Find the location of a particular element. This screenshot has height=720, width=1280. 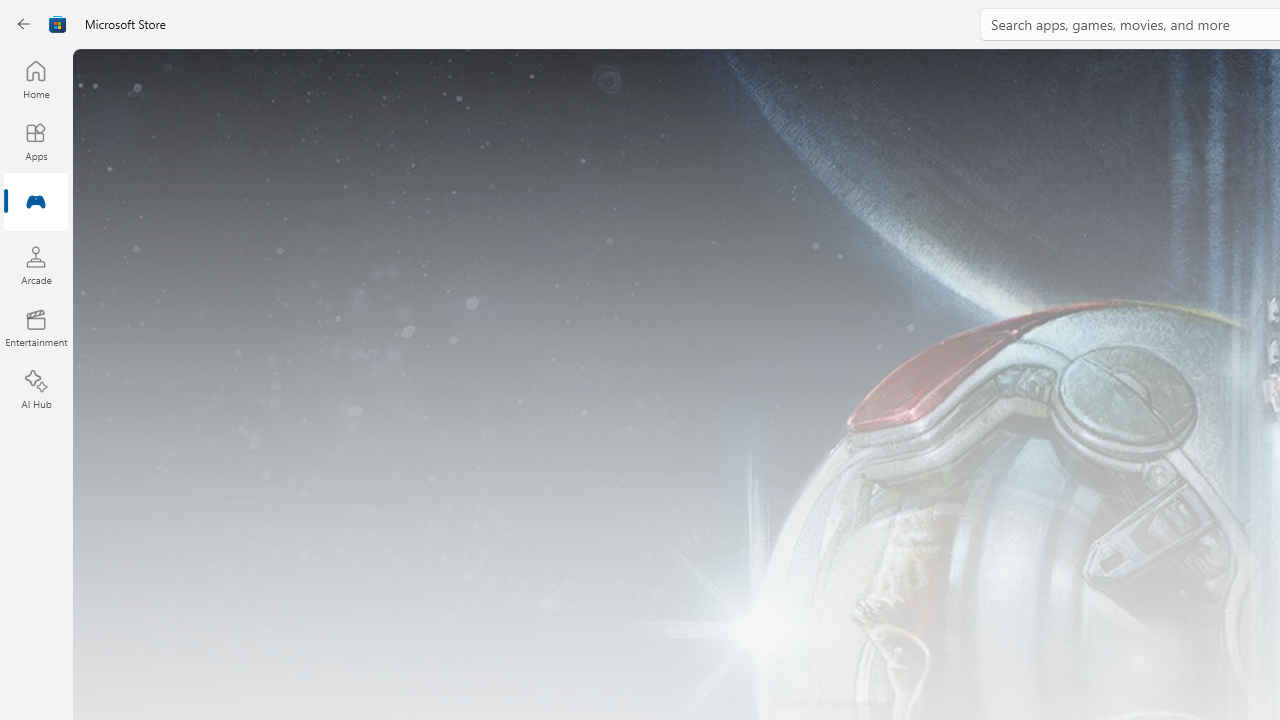

'Home' is located at coordinates (35, 78).